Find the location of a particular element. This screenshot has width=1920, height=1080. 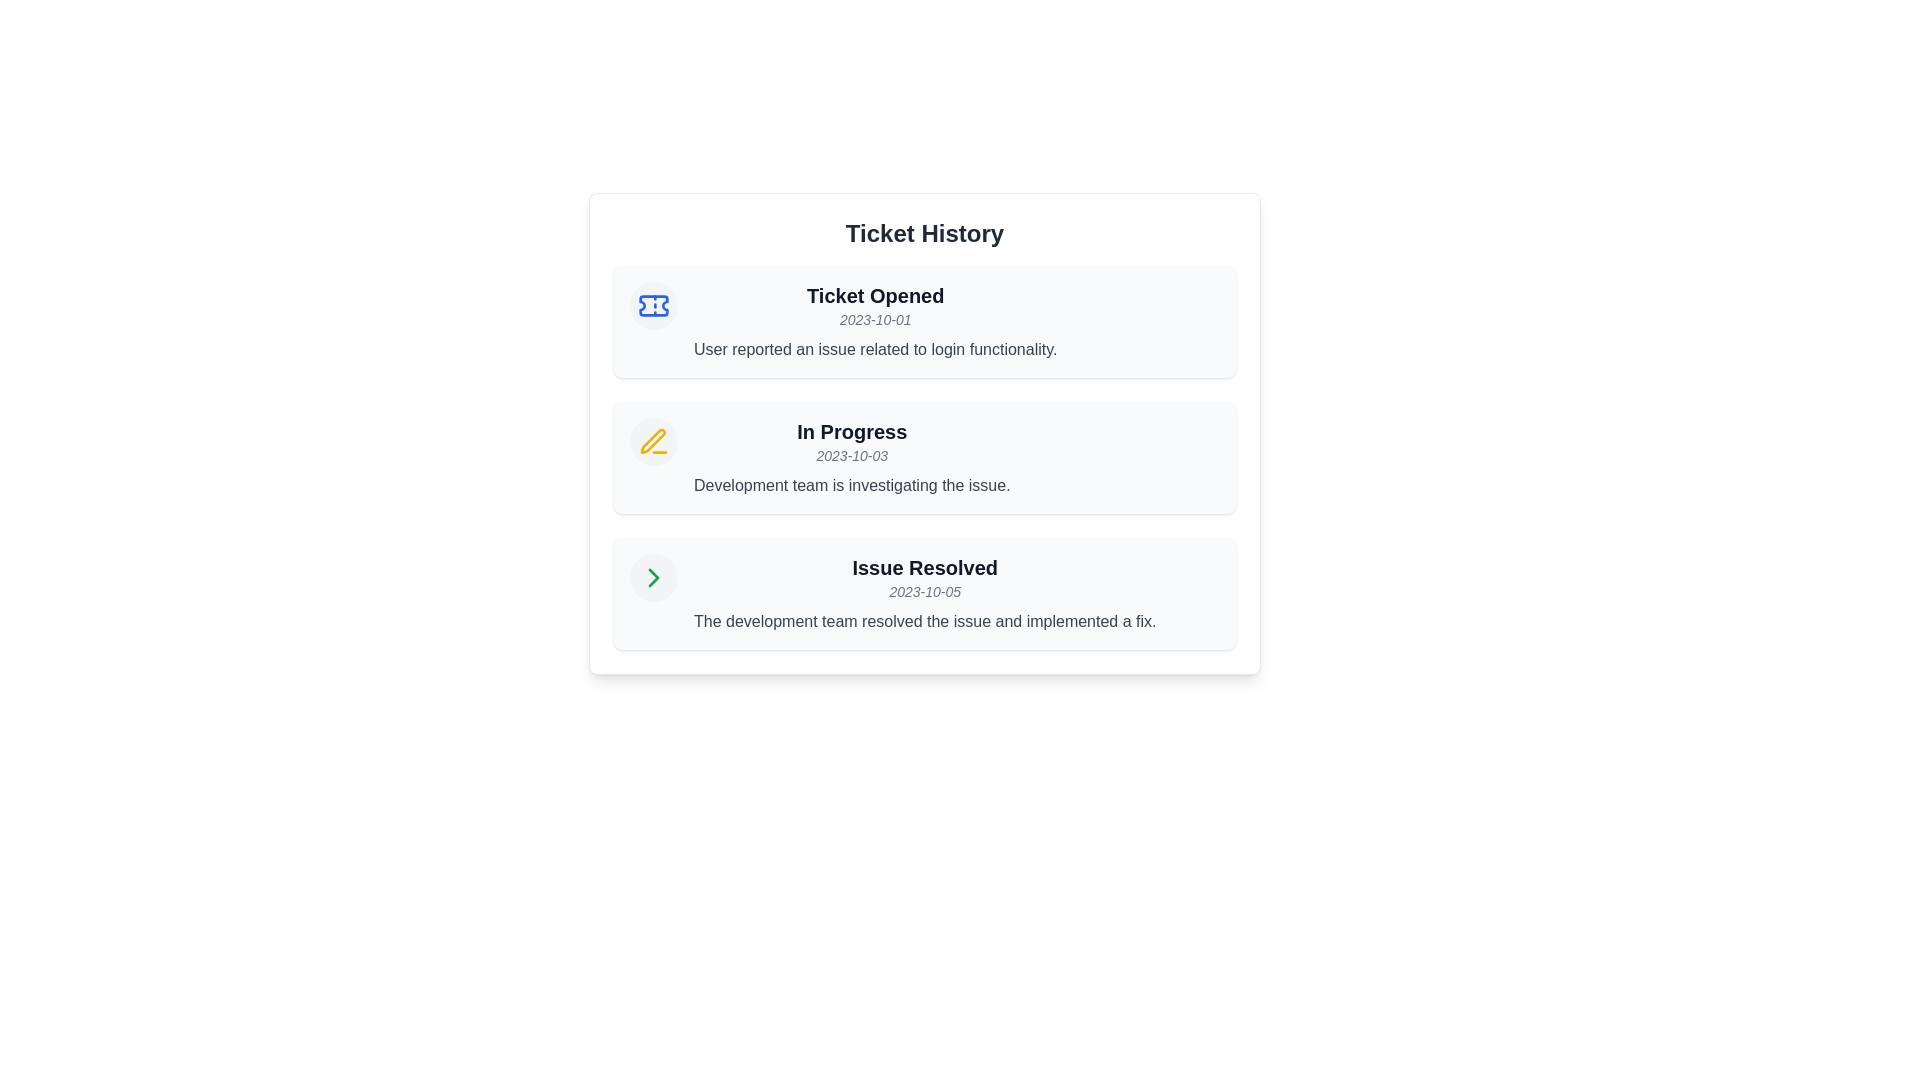

the italicized gray text '2023-10-03' which is located below the bold text 'In Progress' and above the status description text 'Development team is investigating the issue' is located at coordinates (852, 455).